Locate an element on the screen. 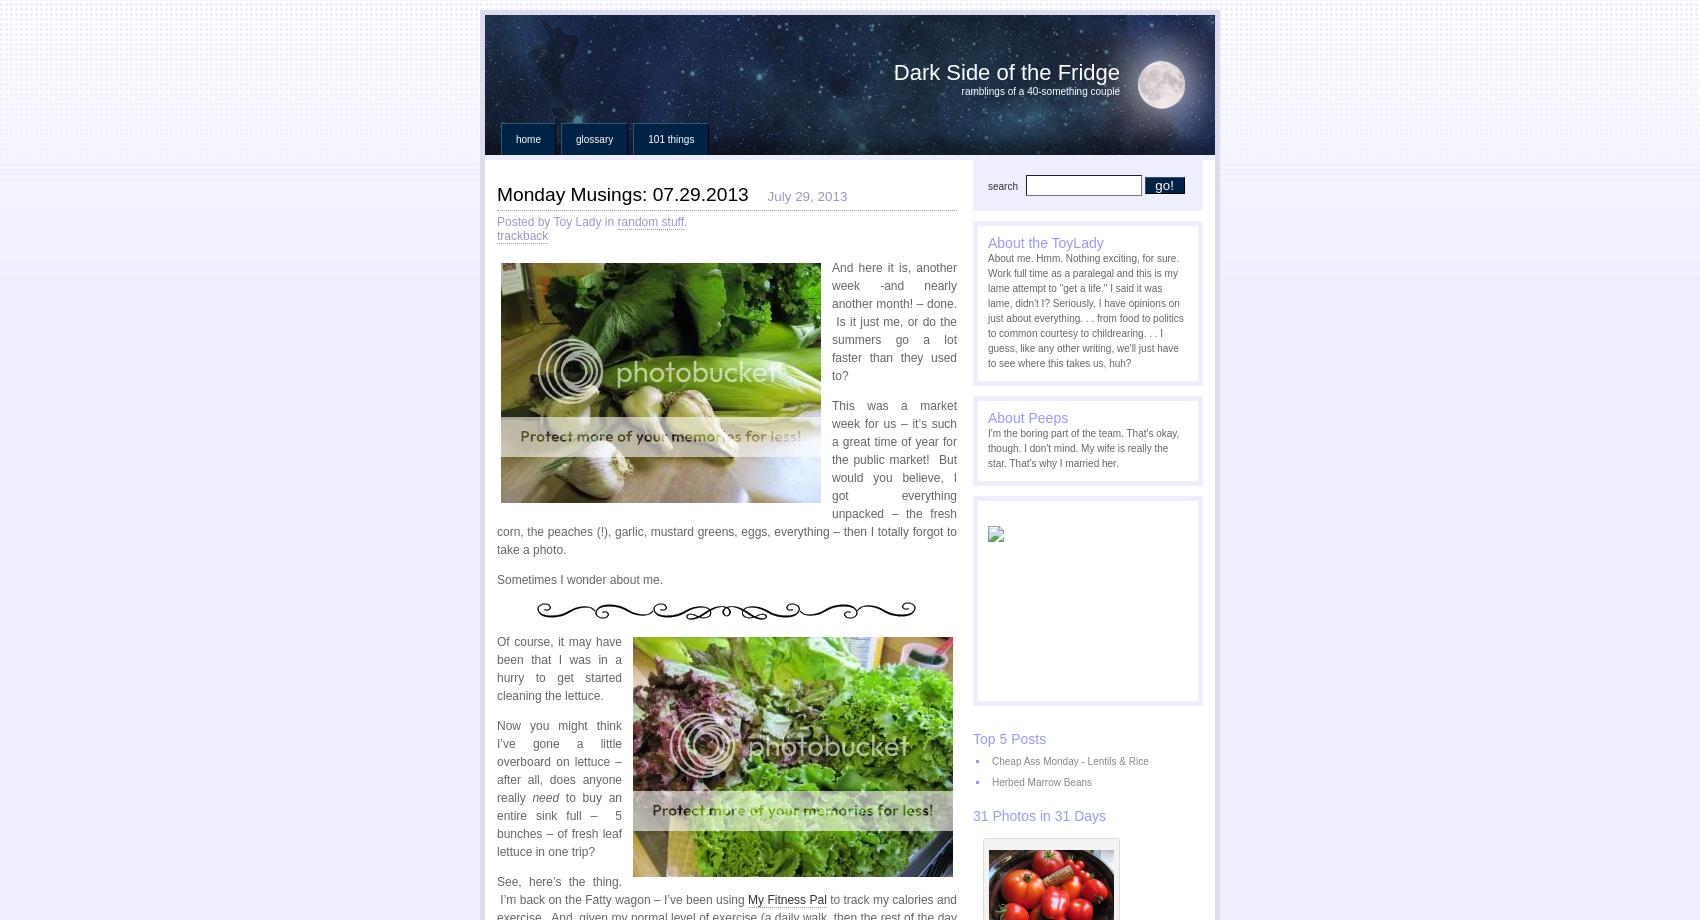  'trackback' is located at coordinates (522, 235).